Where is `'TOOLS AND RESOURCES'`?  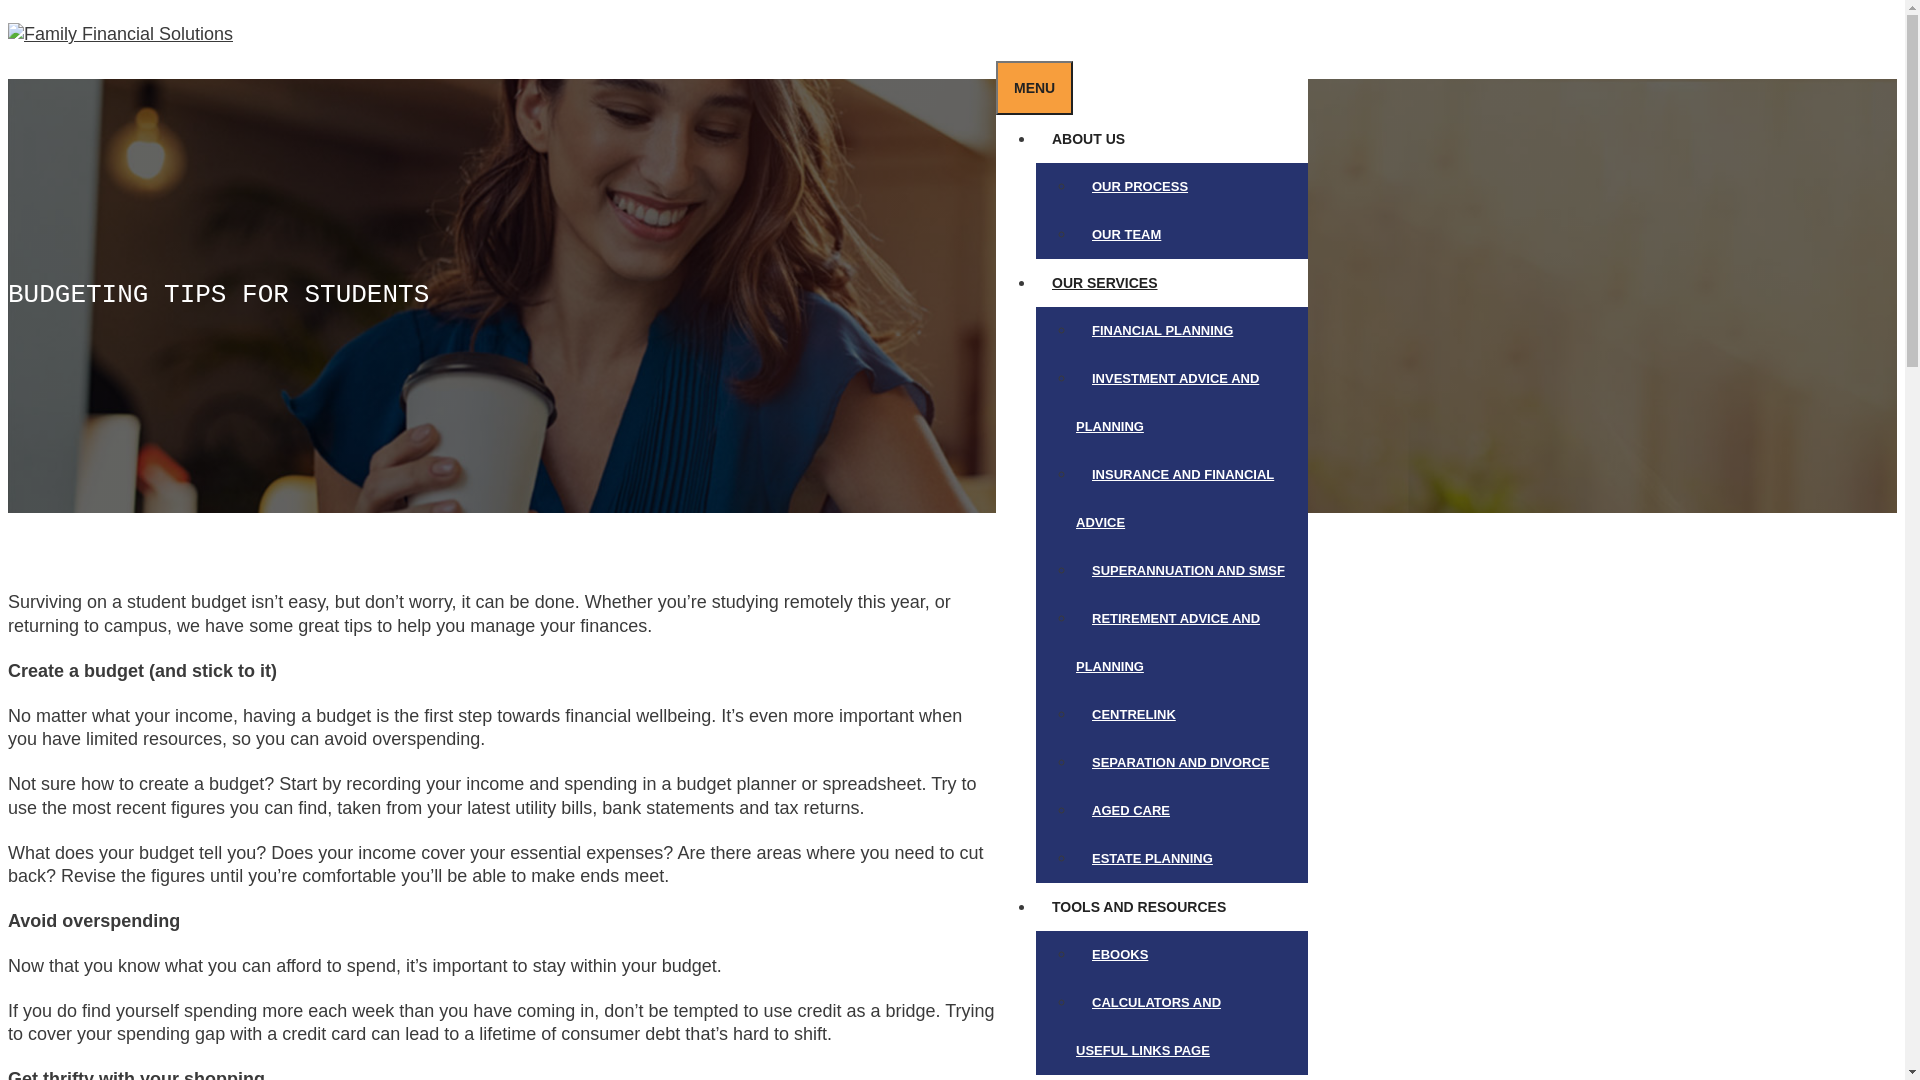 'TOOLS AND RESOURCES' is located at coordinates (1147, 906).